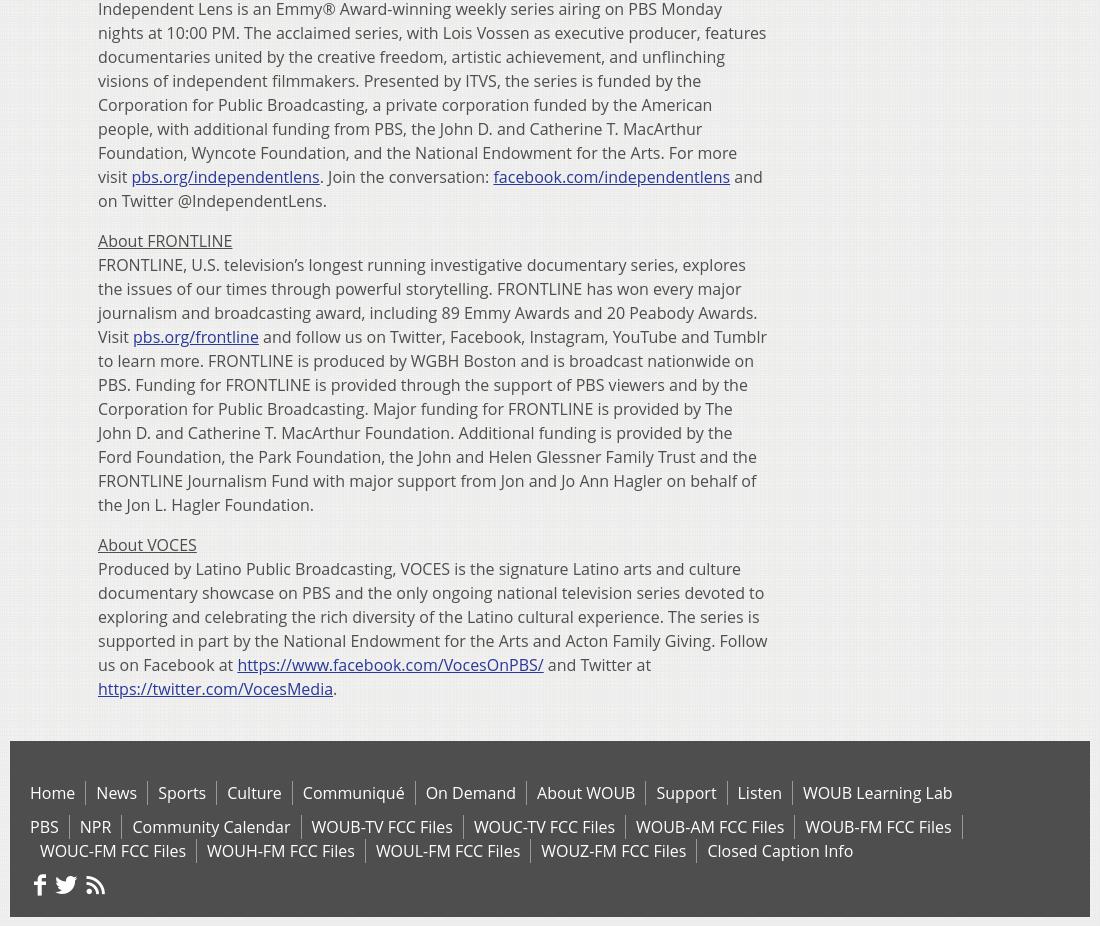  Describe the element at coordinates (78, 825) in the screenshot. I see `'NPR'` at that location.